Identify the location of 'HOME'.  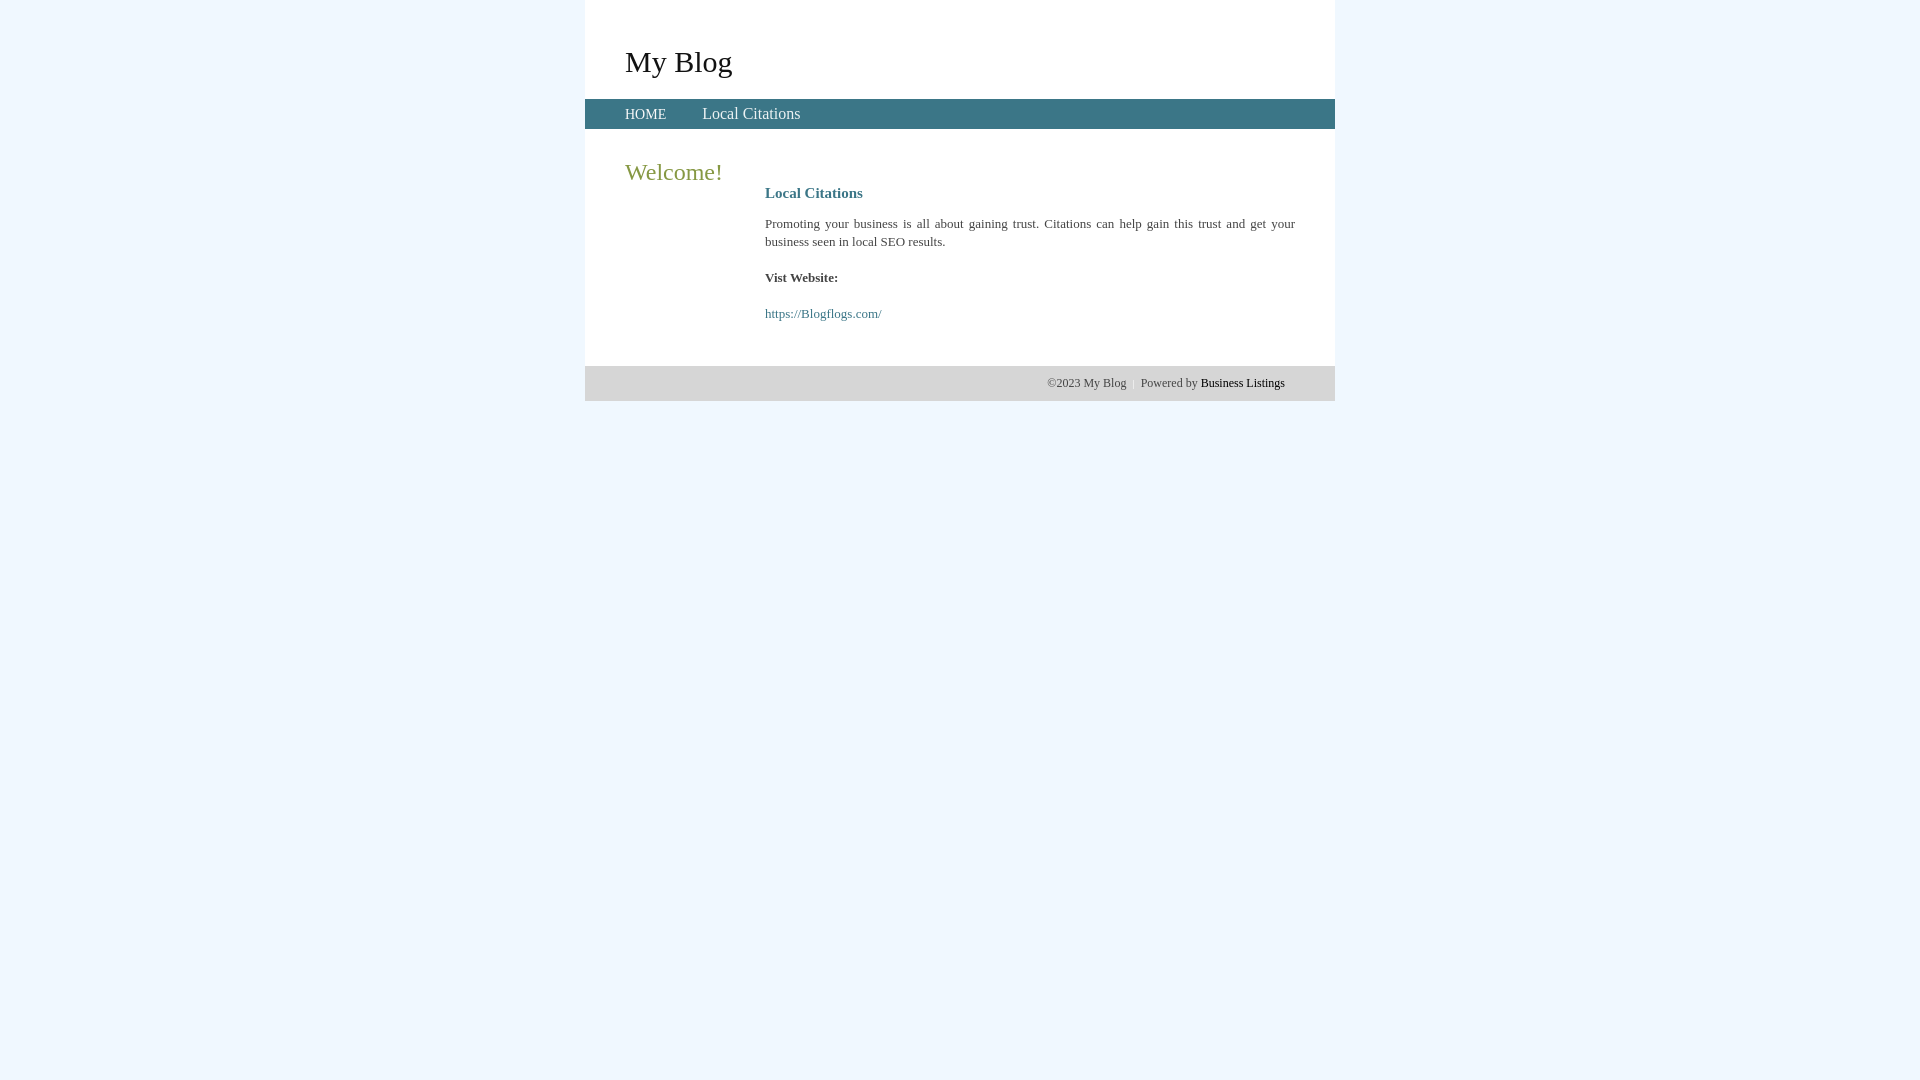
(645, 114).